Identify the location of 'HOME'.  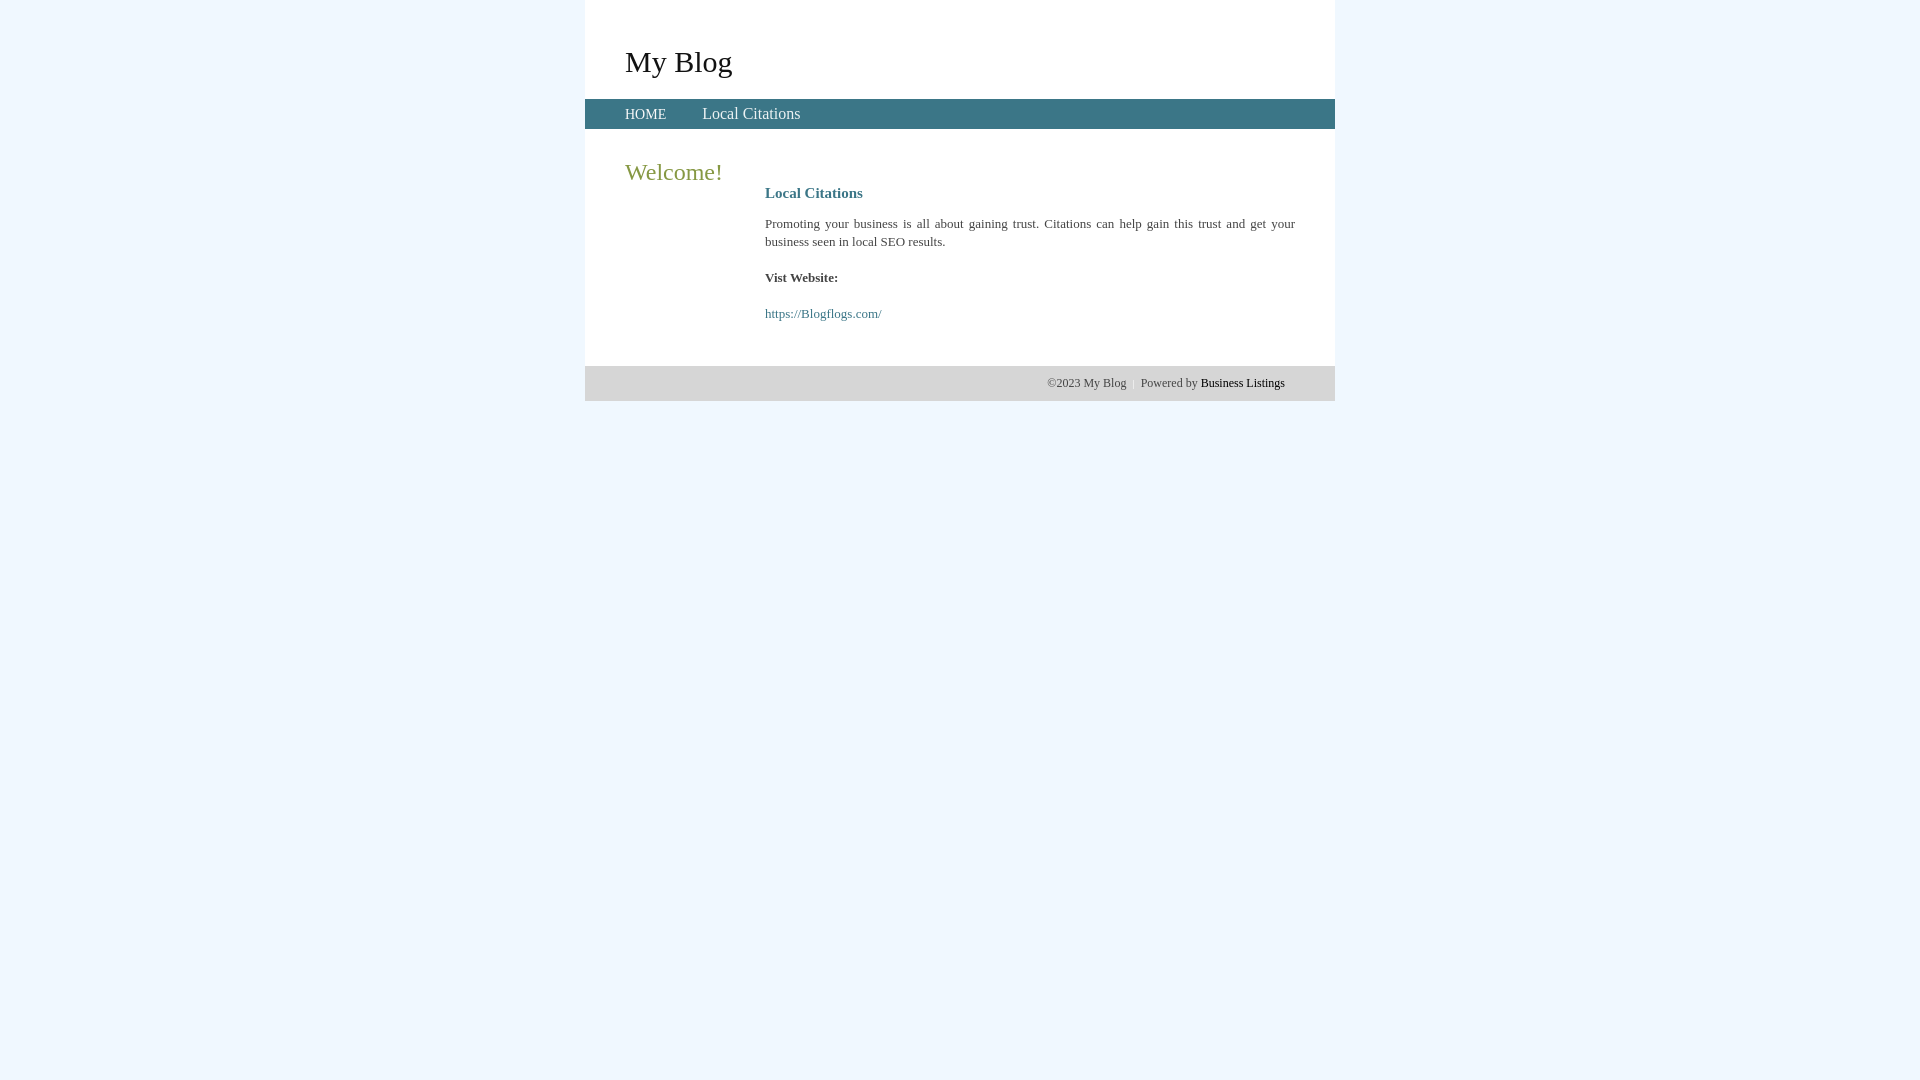
(645, 114).